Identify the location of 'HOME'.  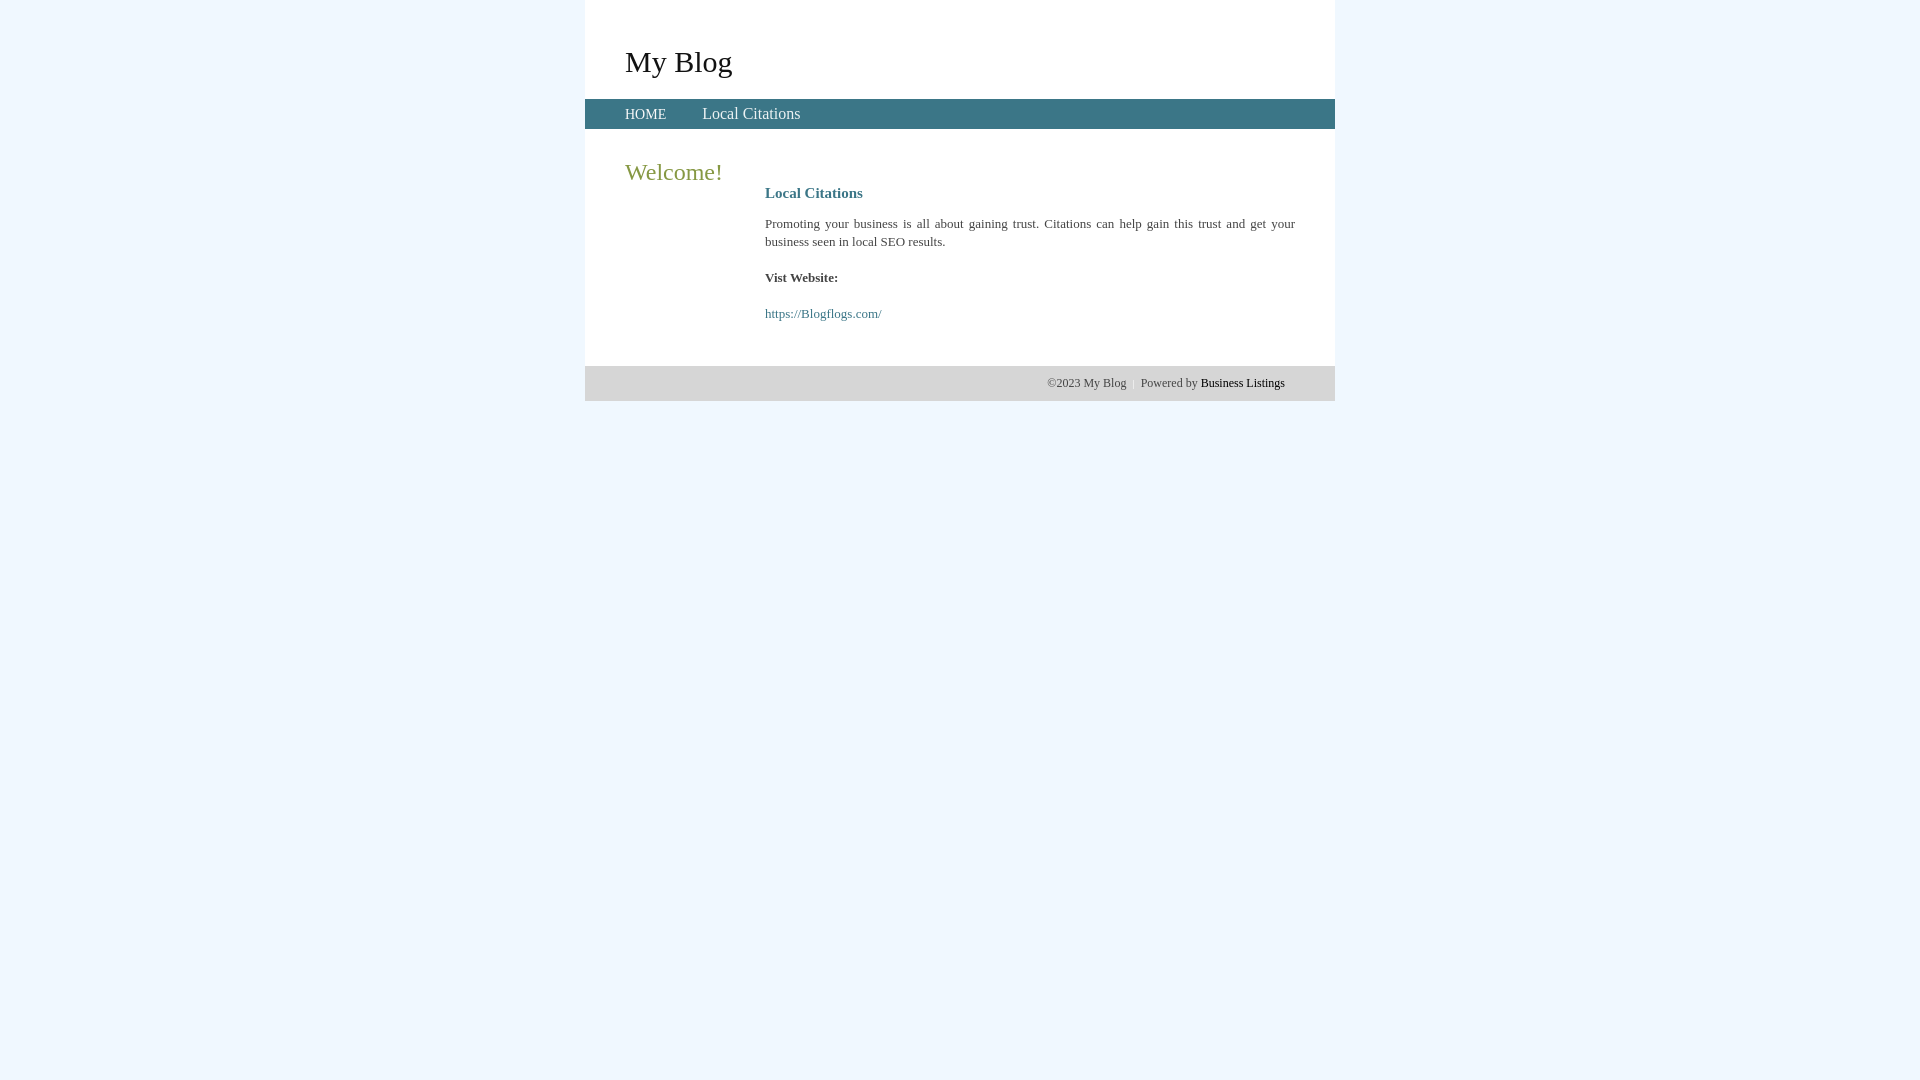
(645, 114).